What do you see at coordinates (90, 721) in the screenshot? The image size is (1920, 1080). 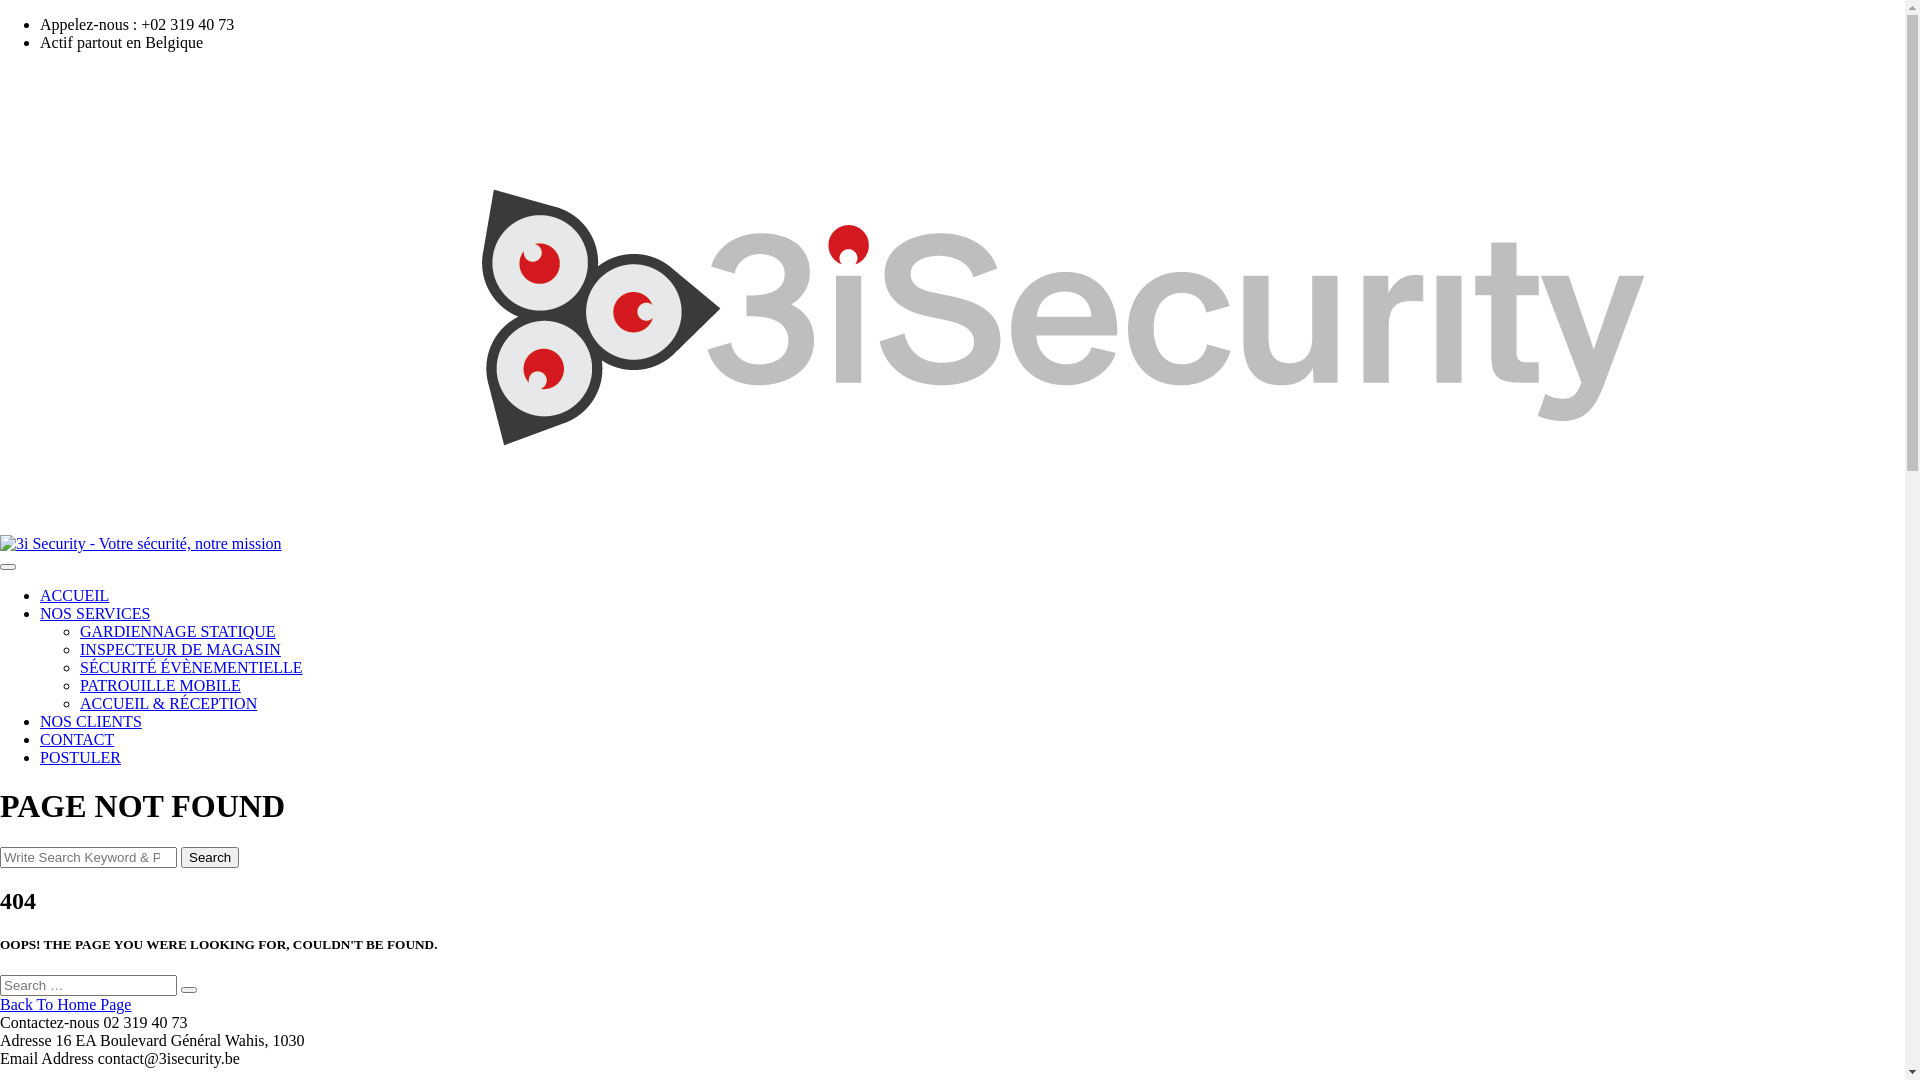 I see `'NOS CLIENTS'` at bounding box center [90, 721].